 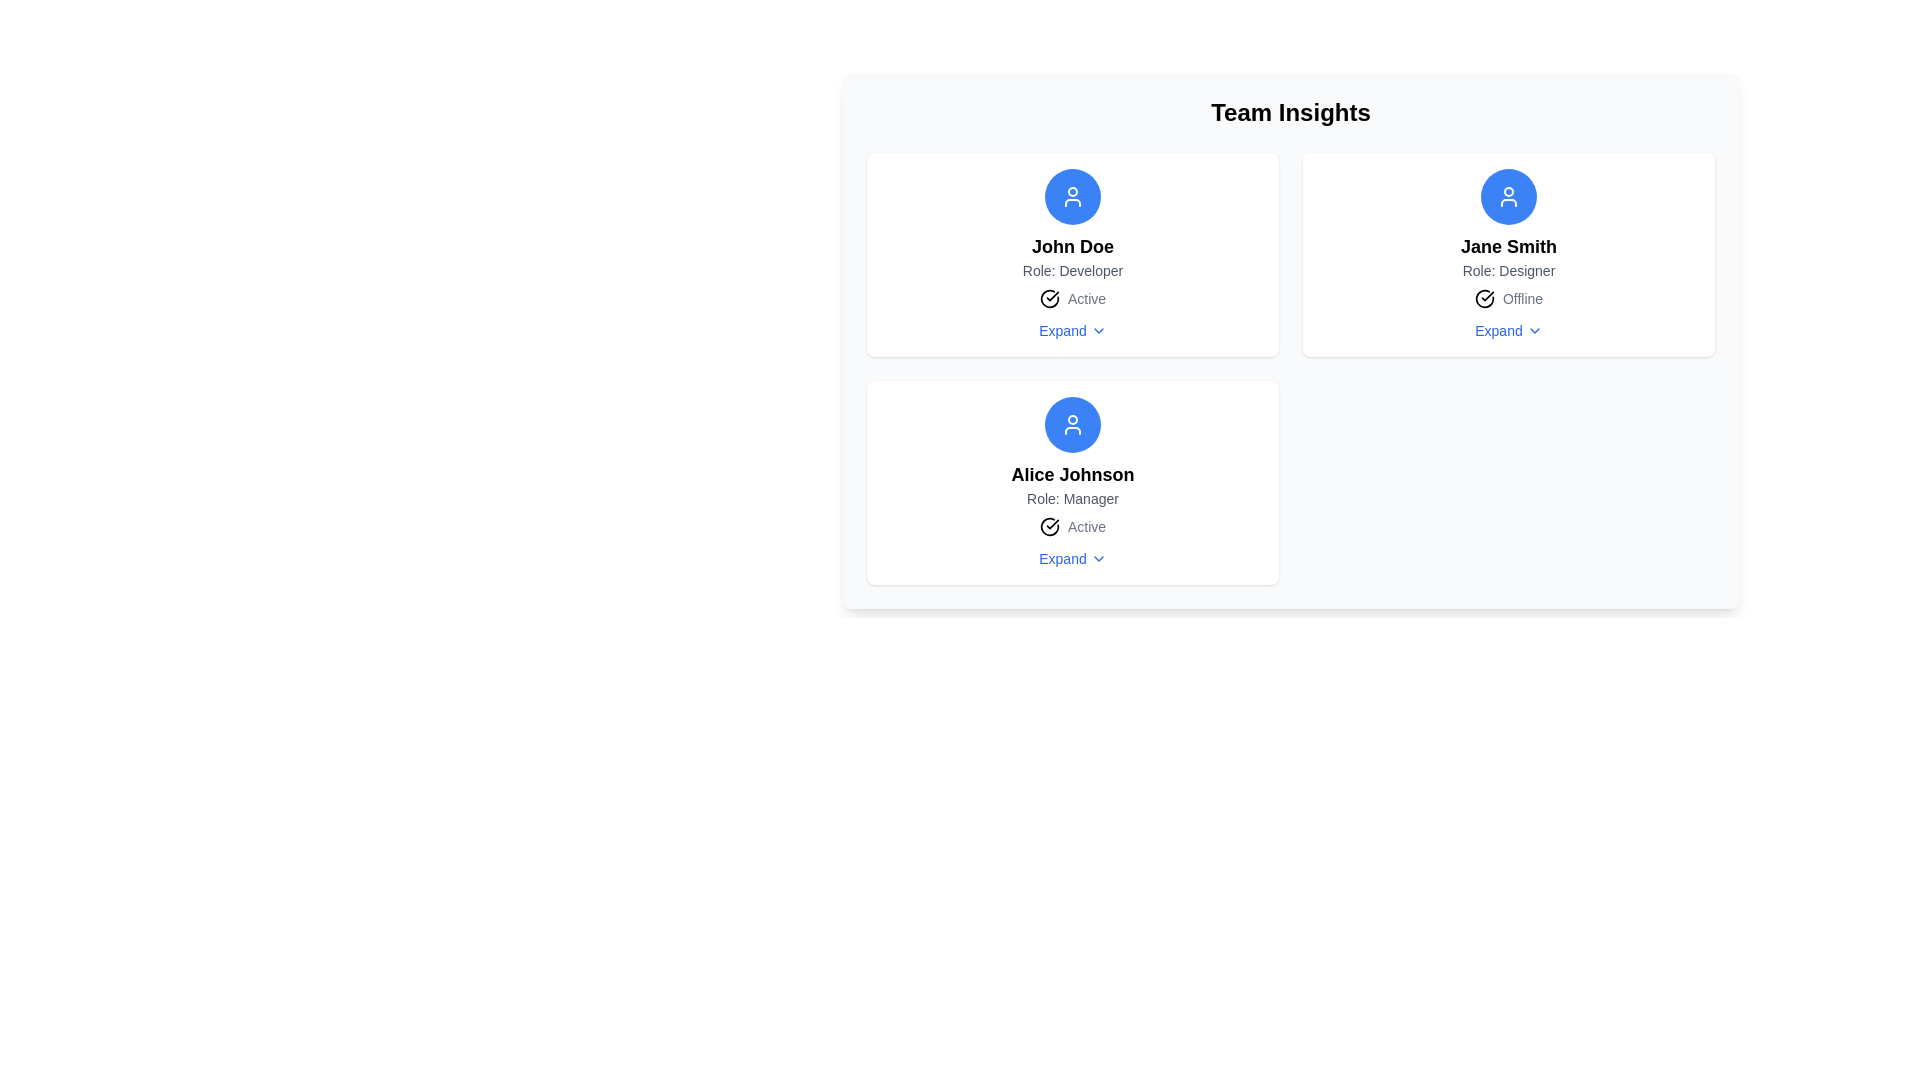 I want to click on the user profile icon, which is a white outline of a person within a circular blue background, located in the 'Team Insights' section under 'John Doe', so click(x=1072, y=423).